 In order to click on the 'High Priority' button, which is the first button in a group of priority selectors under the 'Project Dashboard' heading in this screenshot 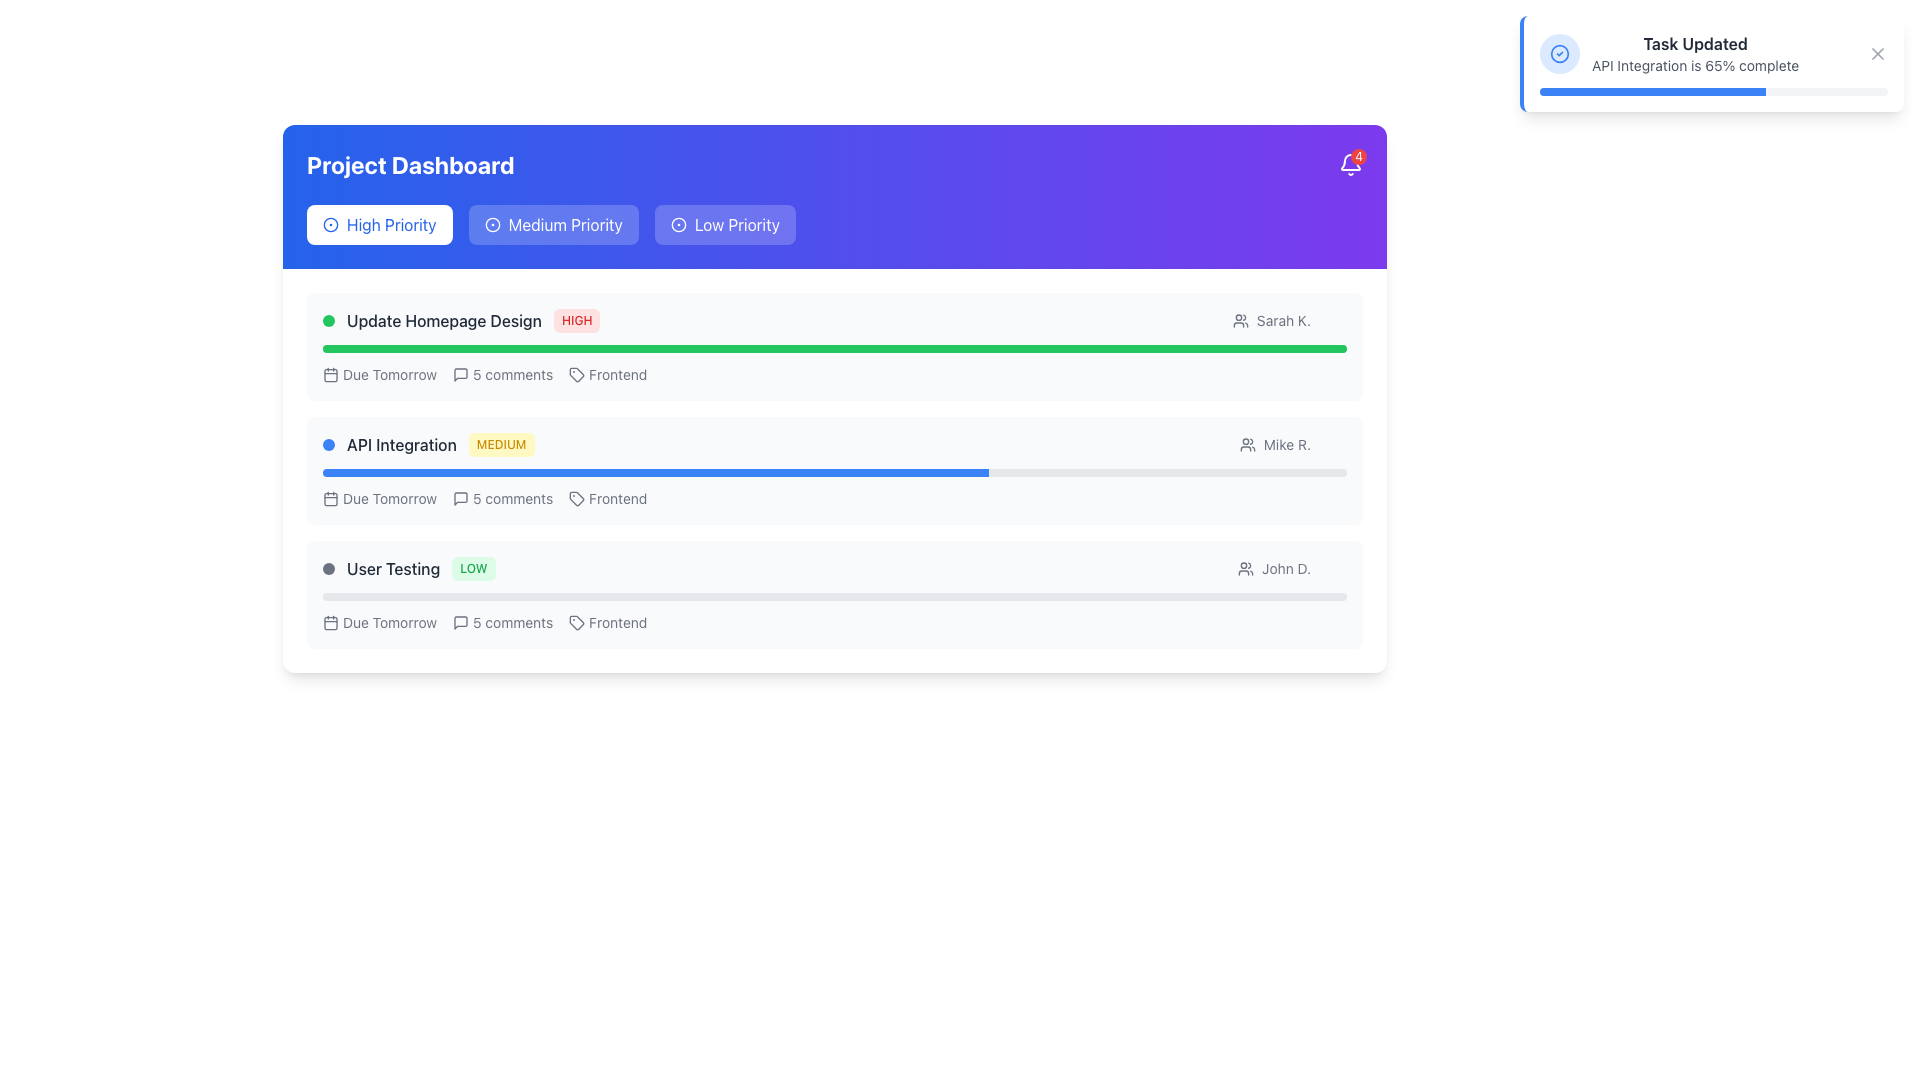, I will do `click(379, 224)`.